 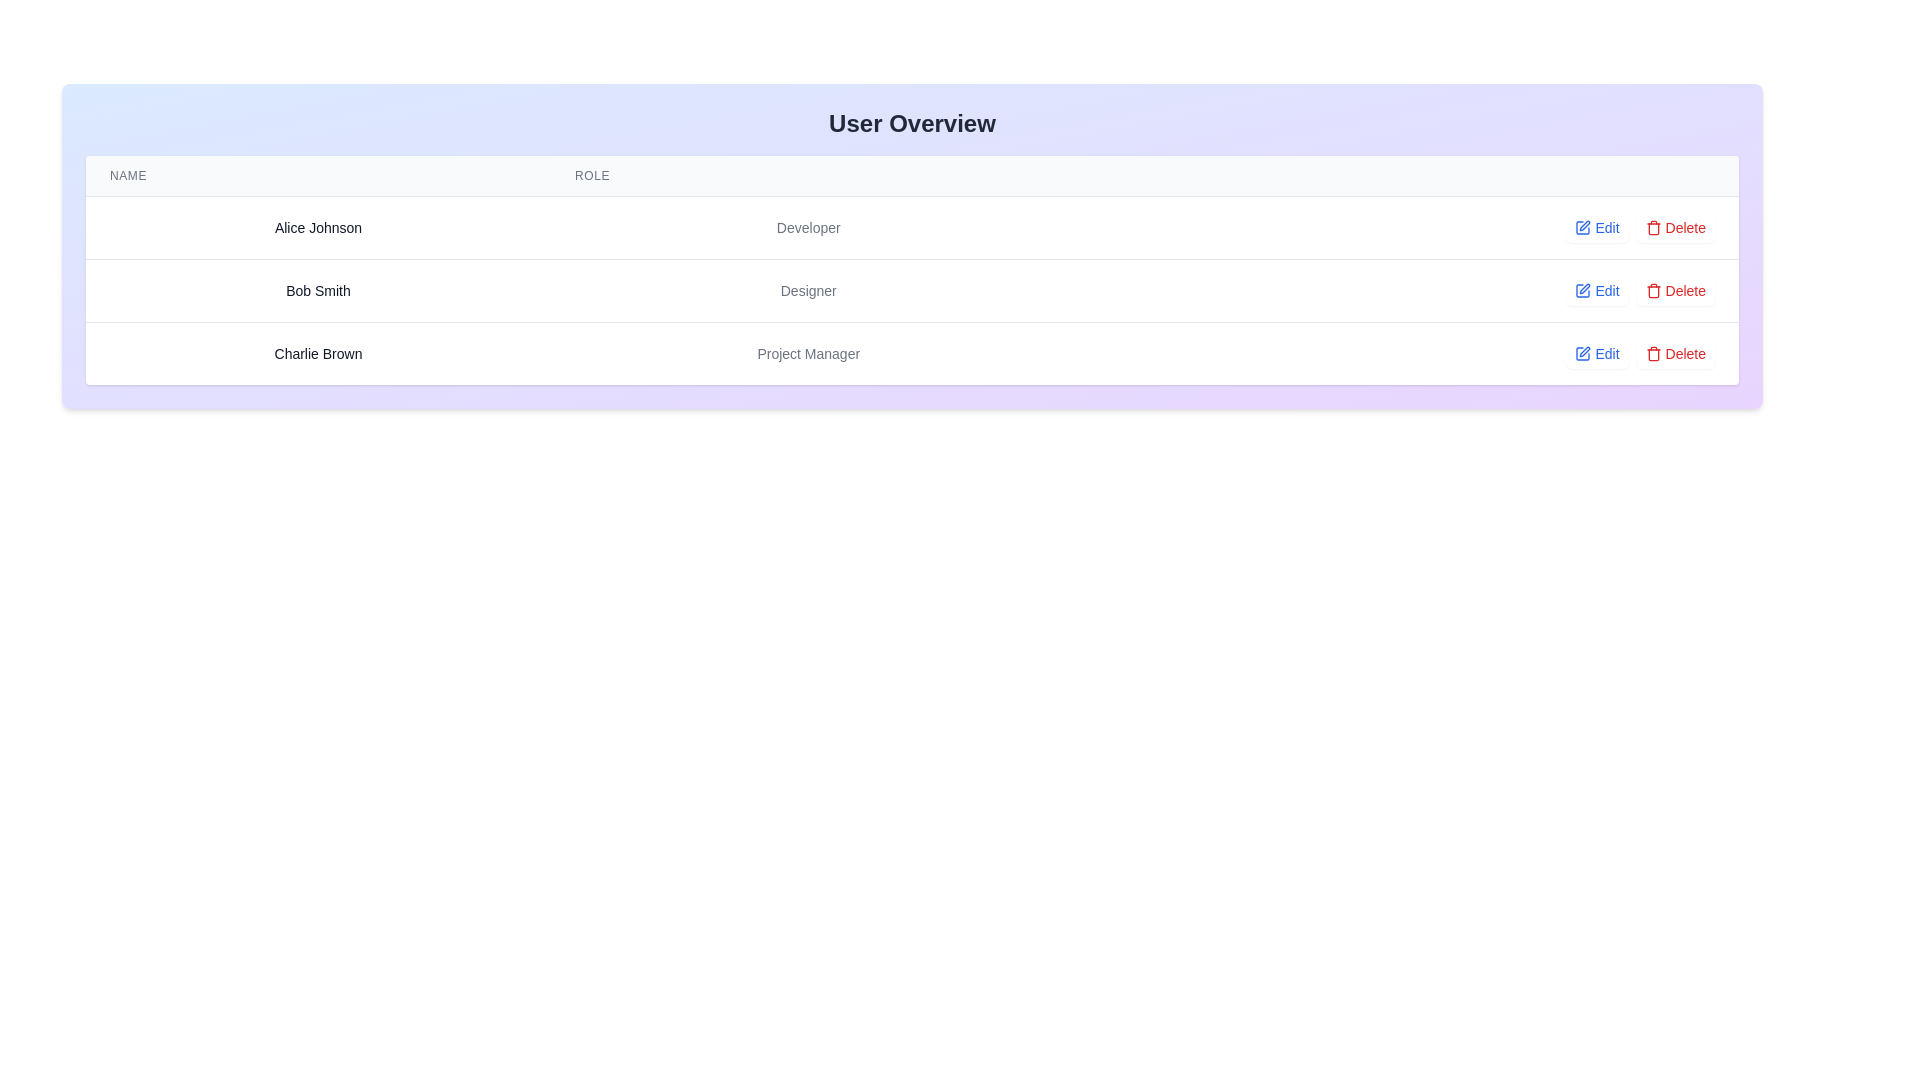 I want to click on the blue pen or edit symbol icon within the 'Edit' button located in the third row of the user data table, so click(x=1582, y=290).